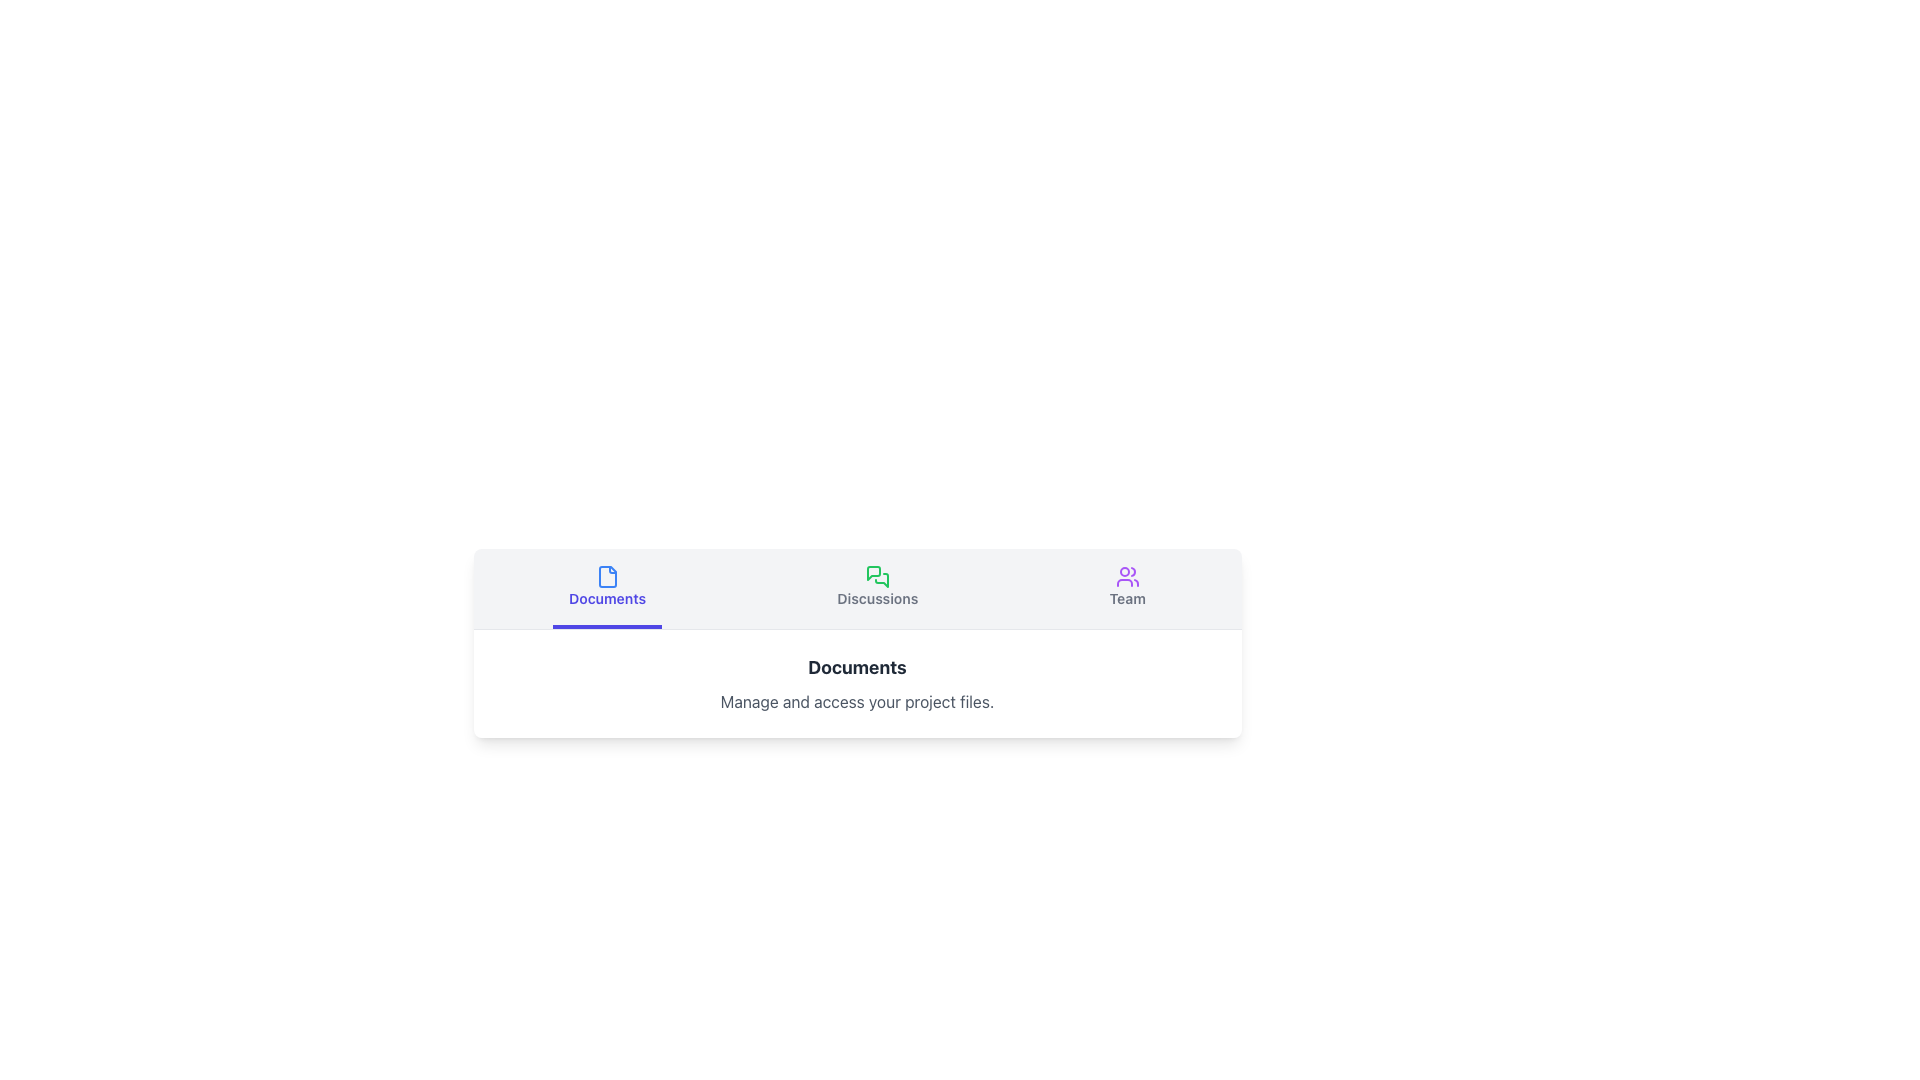  I want to click on the text label displaying 'Documents', which is styled in bold and large font, centrally aligned and positioned above the supporting text, so click(857, 667).